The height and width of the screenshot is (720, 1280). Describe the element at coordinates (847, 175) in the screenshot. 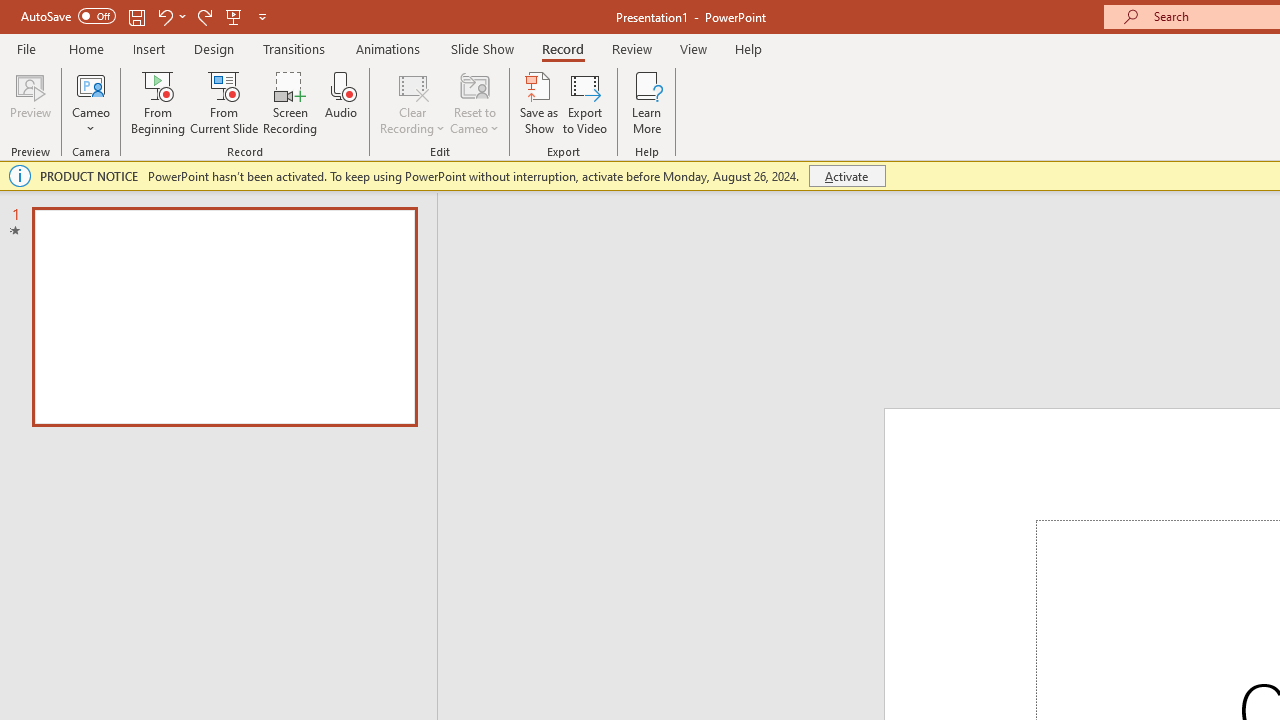

I see `'Activate'` at that location.